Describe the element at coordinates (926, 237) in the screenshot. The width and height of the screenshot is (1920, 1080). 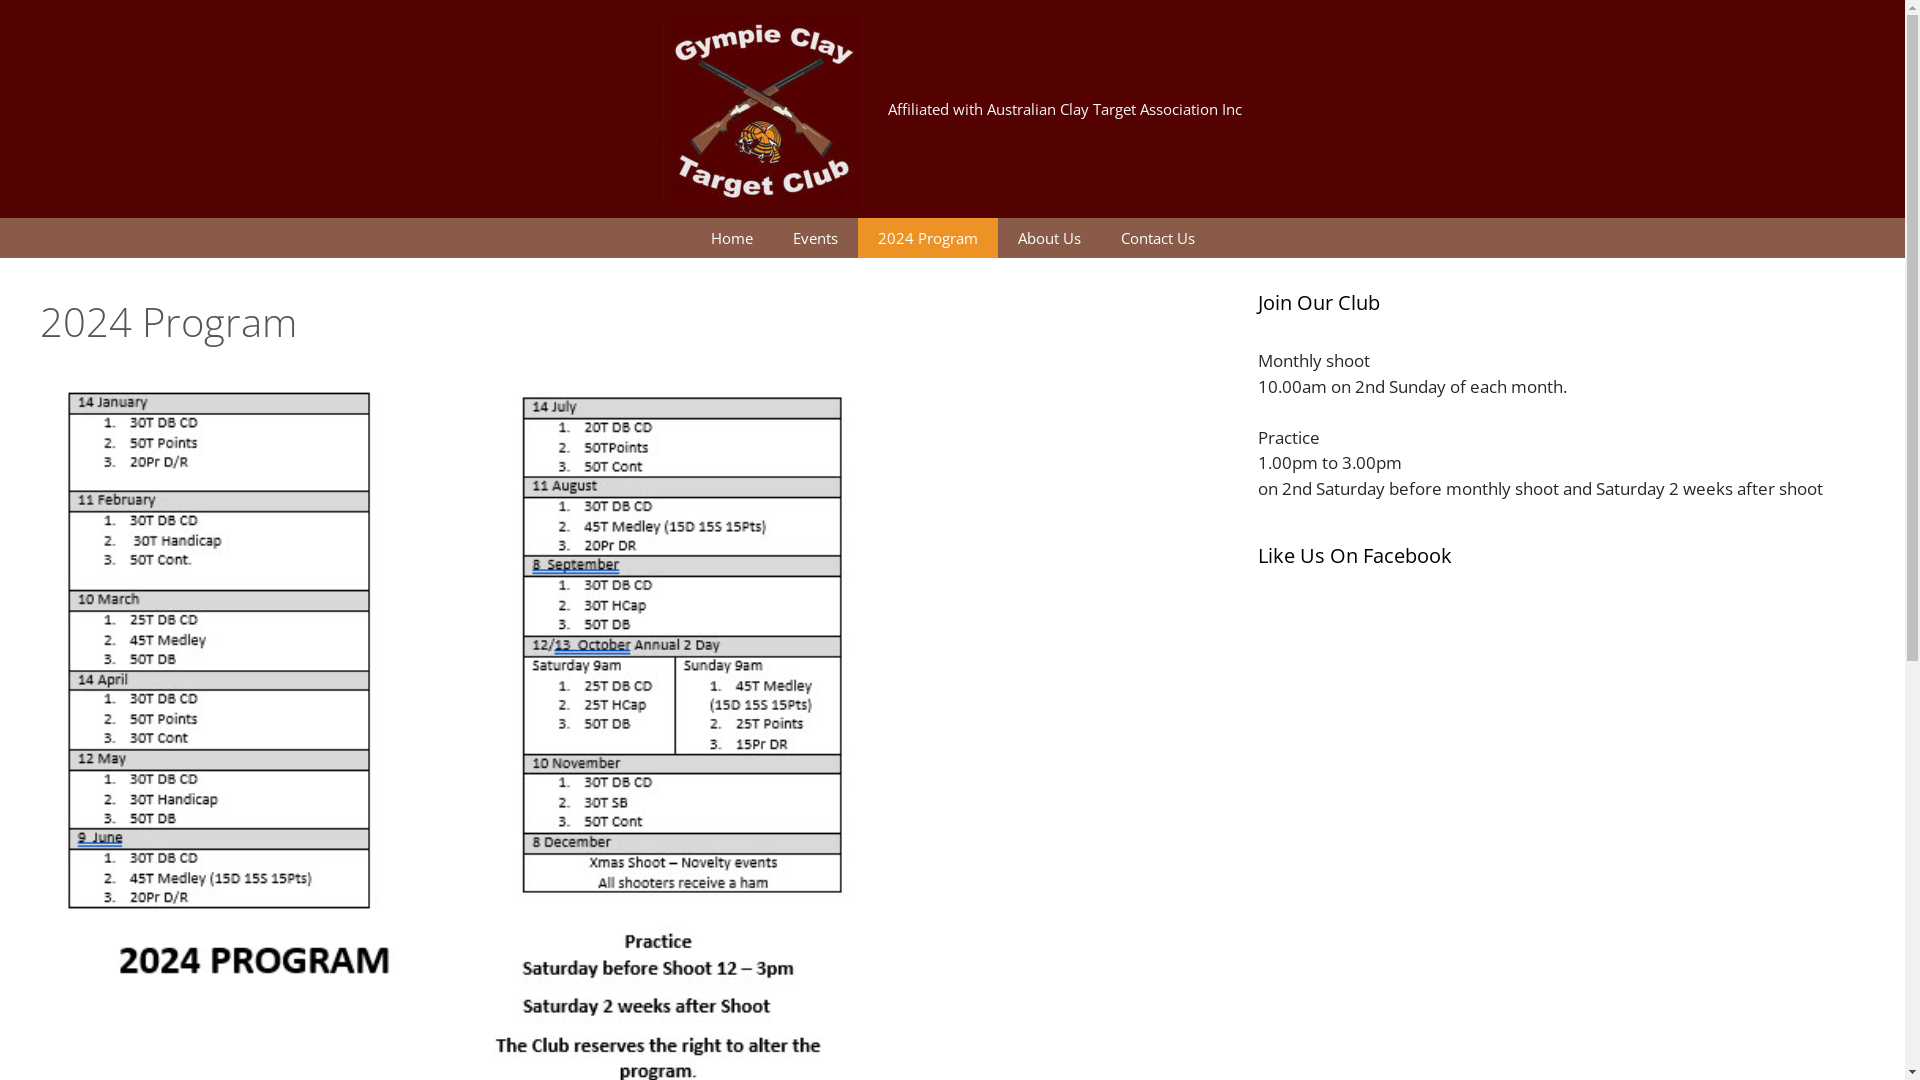
I see `'2024 Program'` at that location.